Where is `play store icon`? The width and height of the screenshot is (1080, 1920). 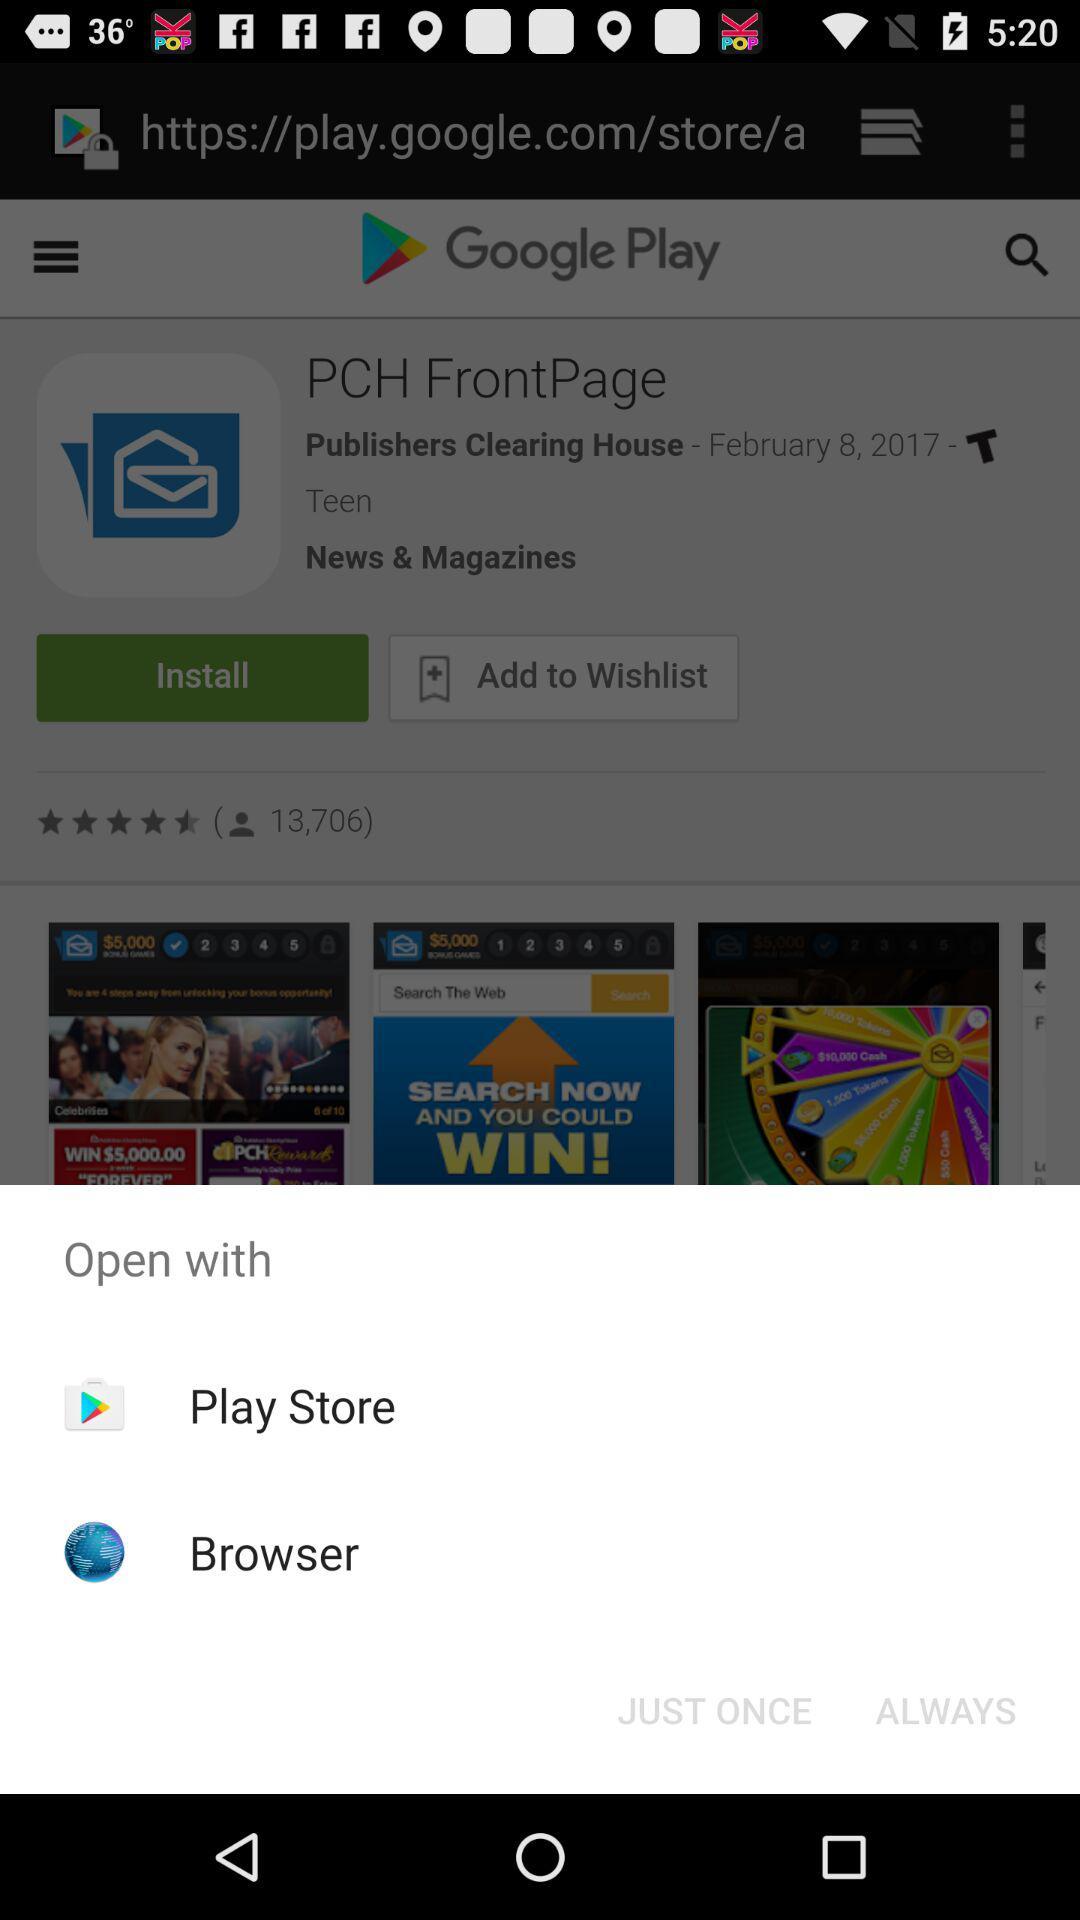
play store icon is located at coordinates (292, 1404).